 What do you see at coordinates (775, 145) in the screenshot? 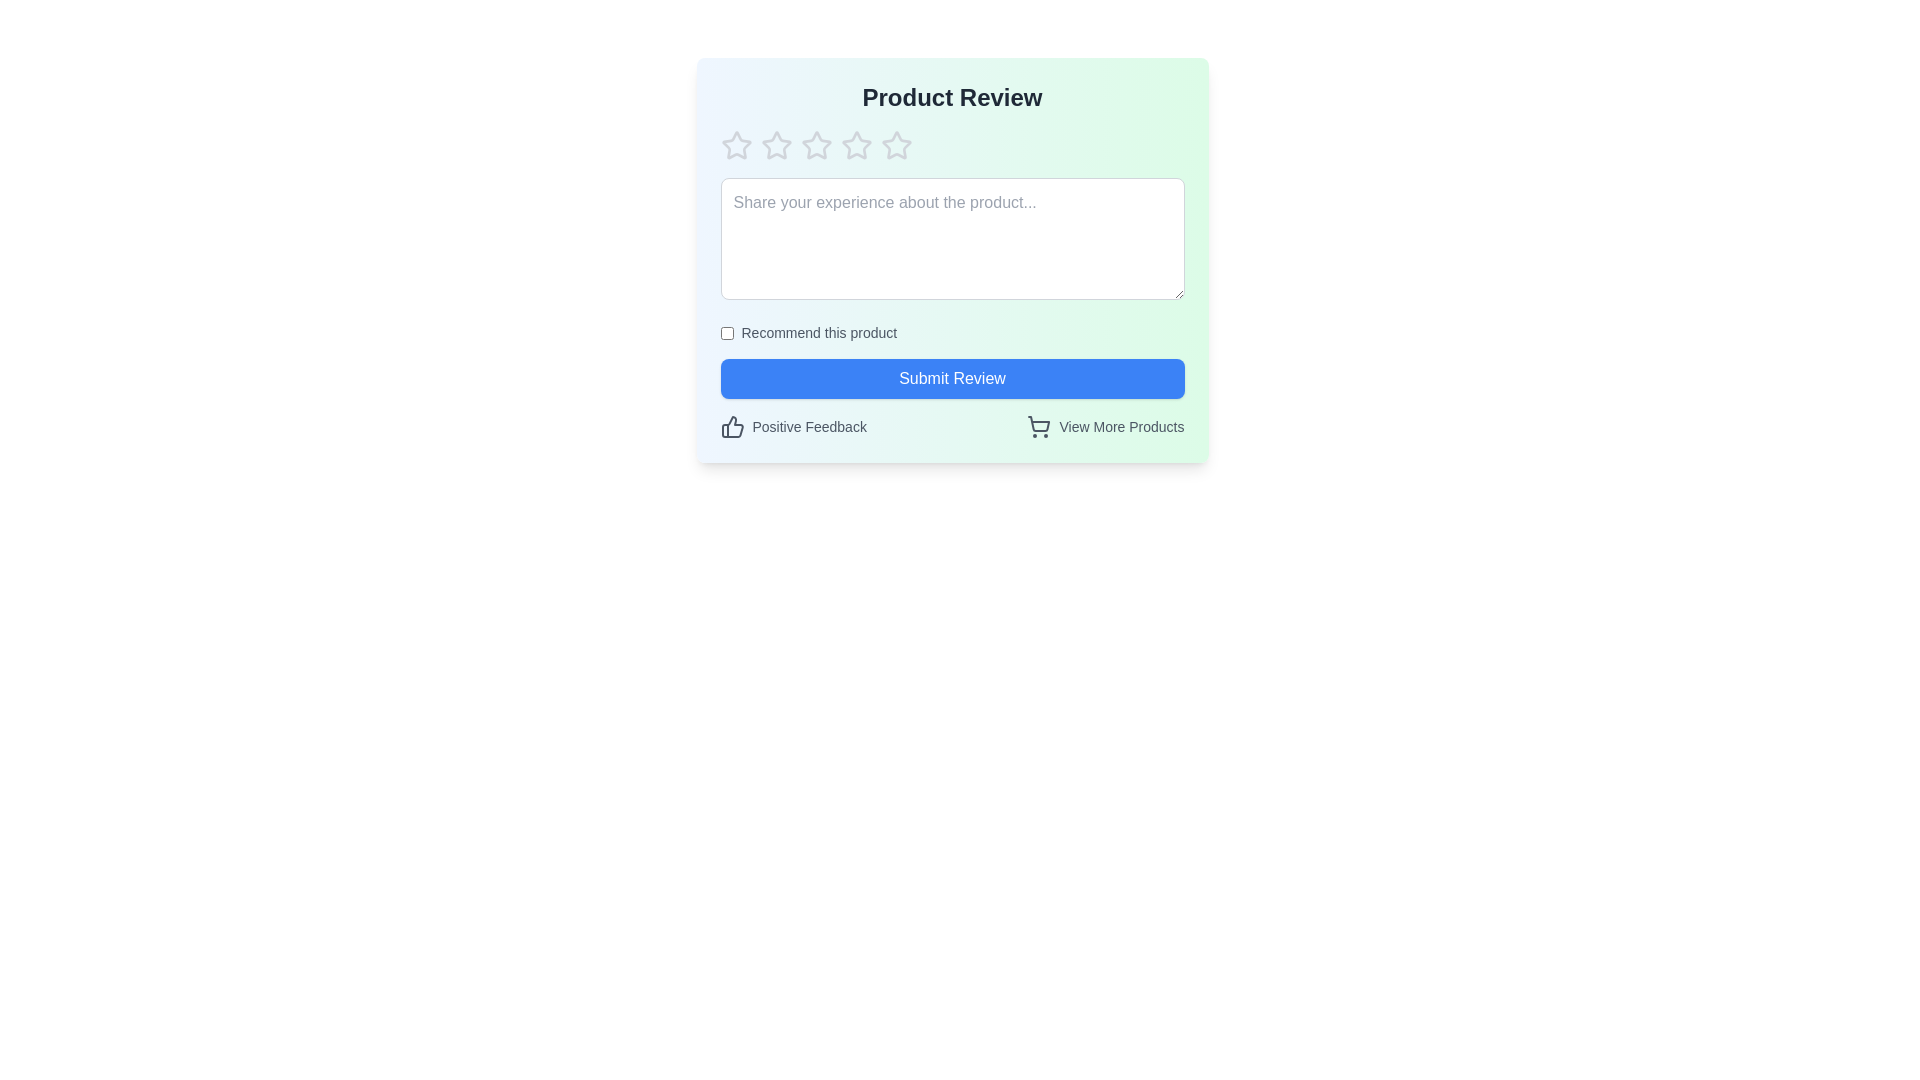
I see `the star representing 2 stars to preview the rating` at bounding box center [775, 145].